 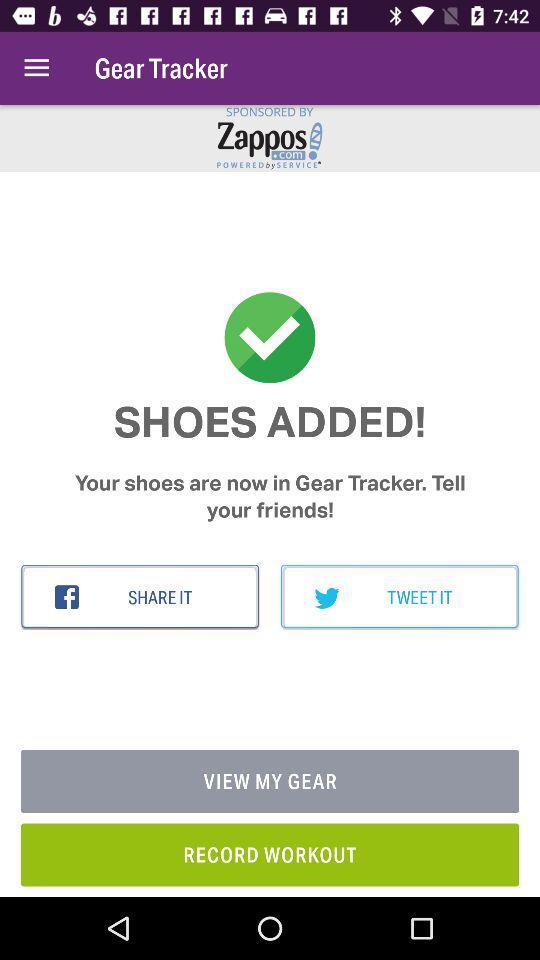 What do you see at coordinates (139, 597) in the screenshot?
I see `the item above the view my gear icon` at bounding box center [139, 597].